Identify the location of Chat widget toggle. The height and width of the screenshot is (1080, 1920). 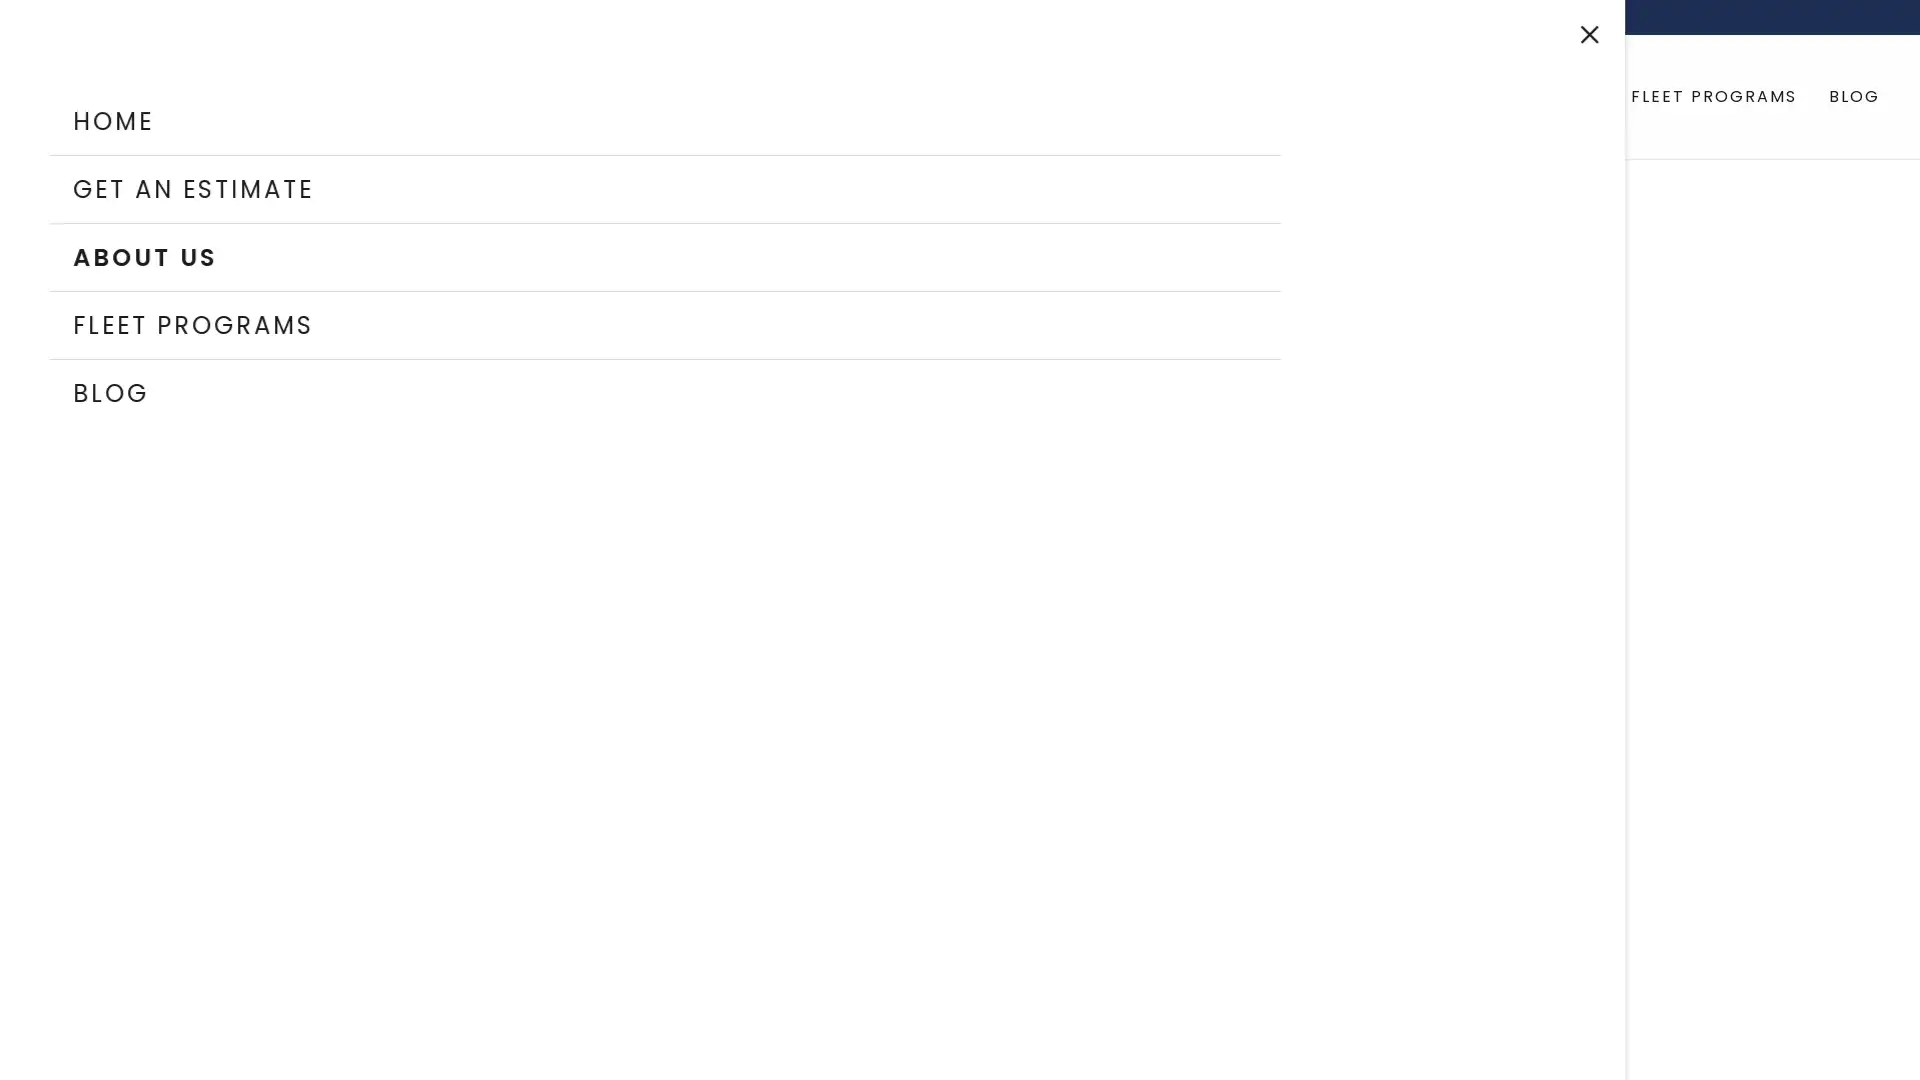
(1867, 1029).